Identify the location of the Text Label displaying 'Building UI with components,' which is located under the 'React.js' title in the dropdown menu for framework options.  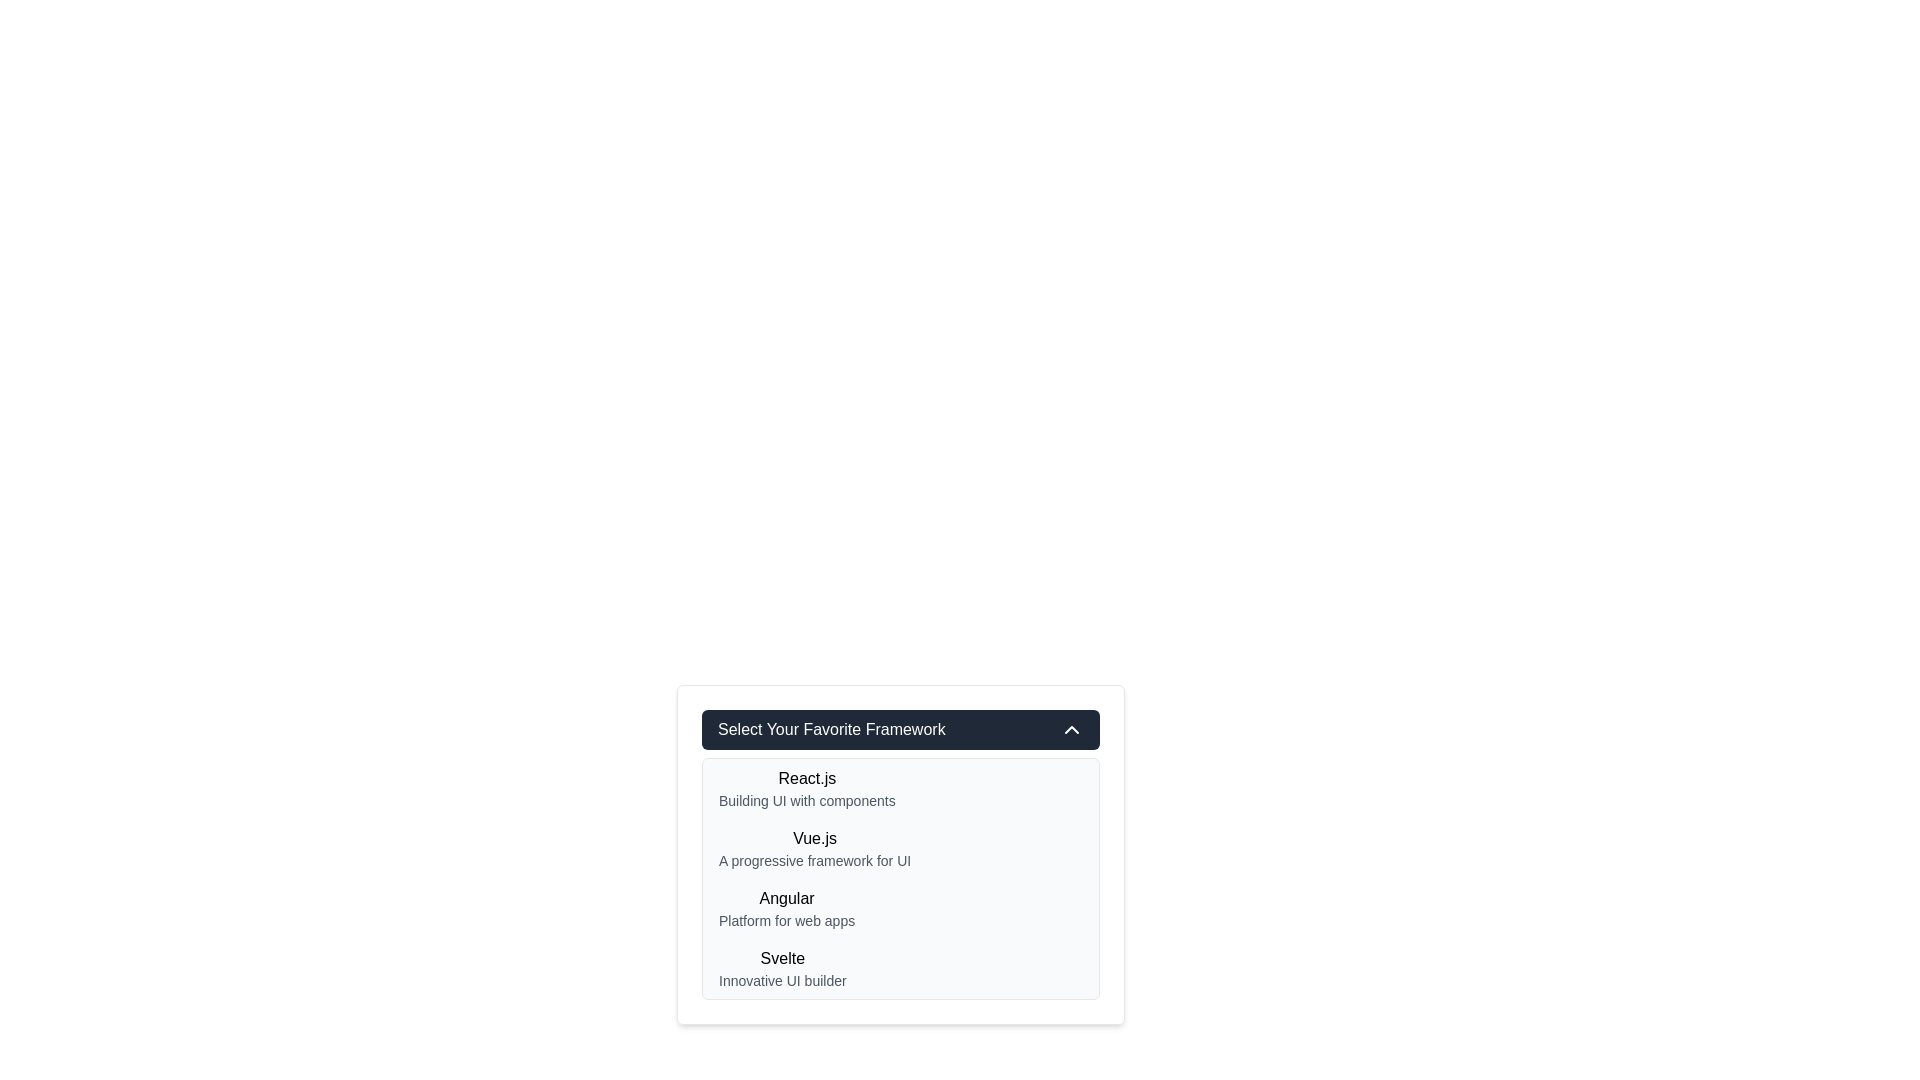
(807, 800).